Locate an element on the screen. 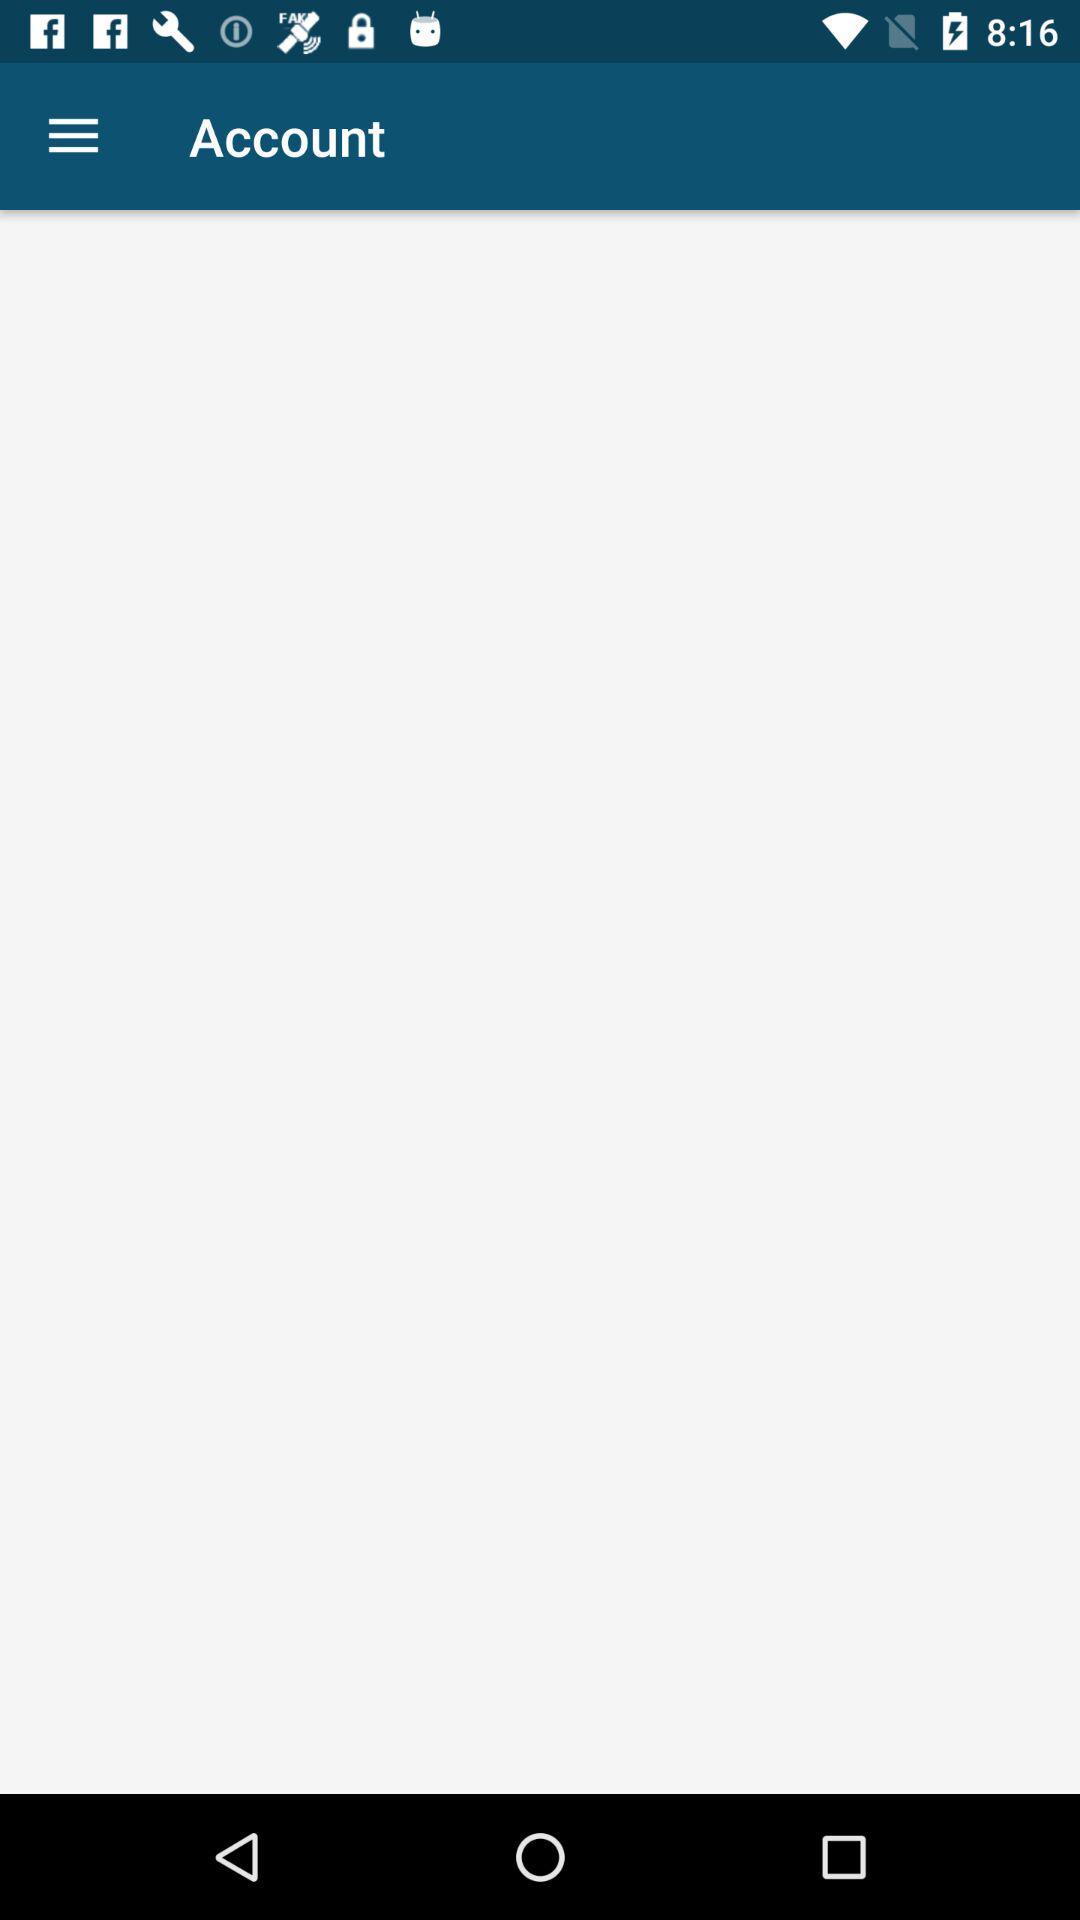 The height and width of the screenshot is (1920, 1080). item next to account item is located at coordinates (72, 135).